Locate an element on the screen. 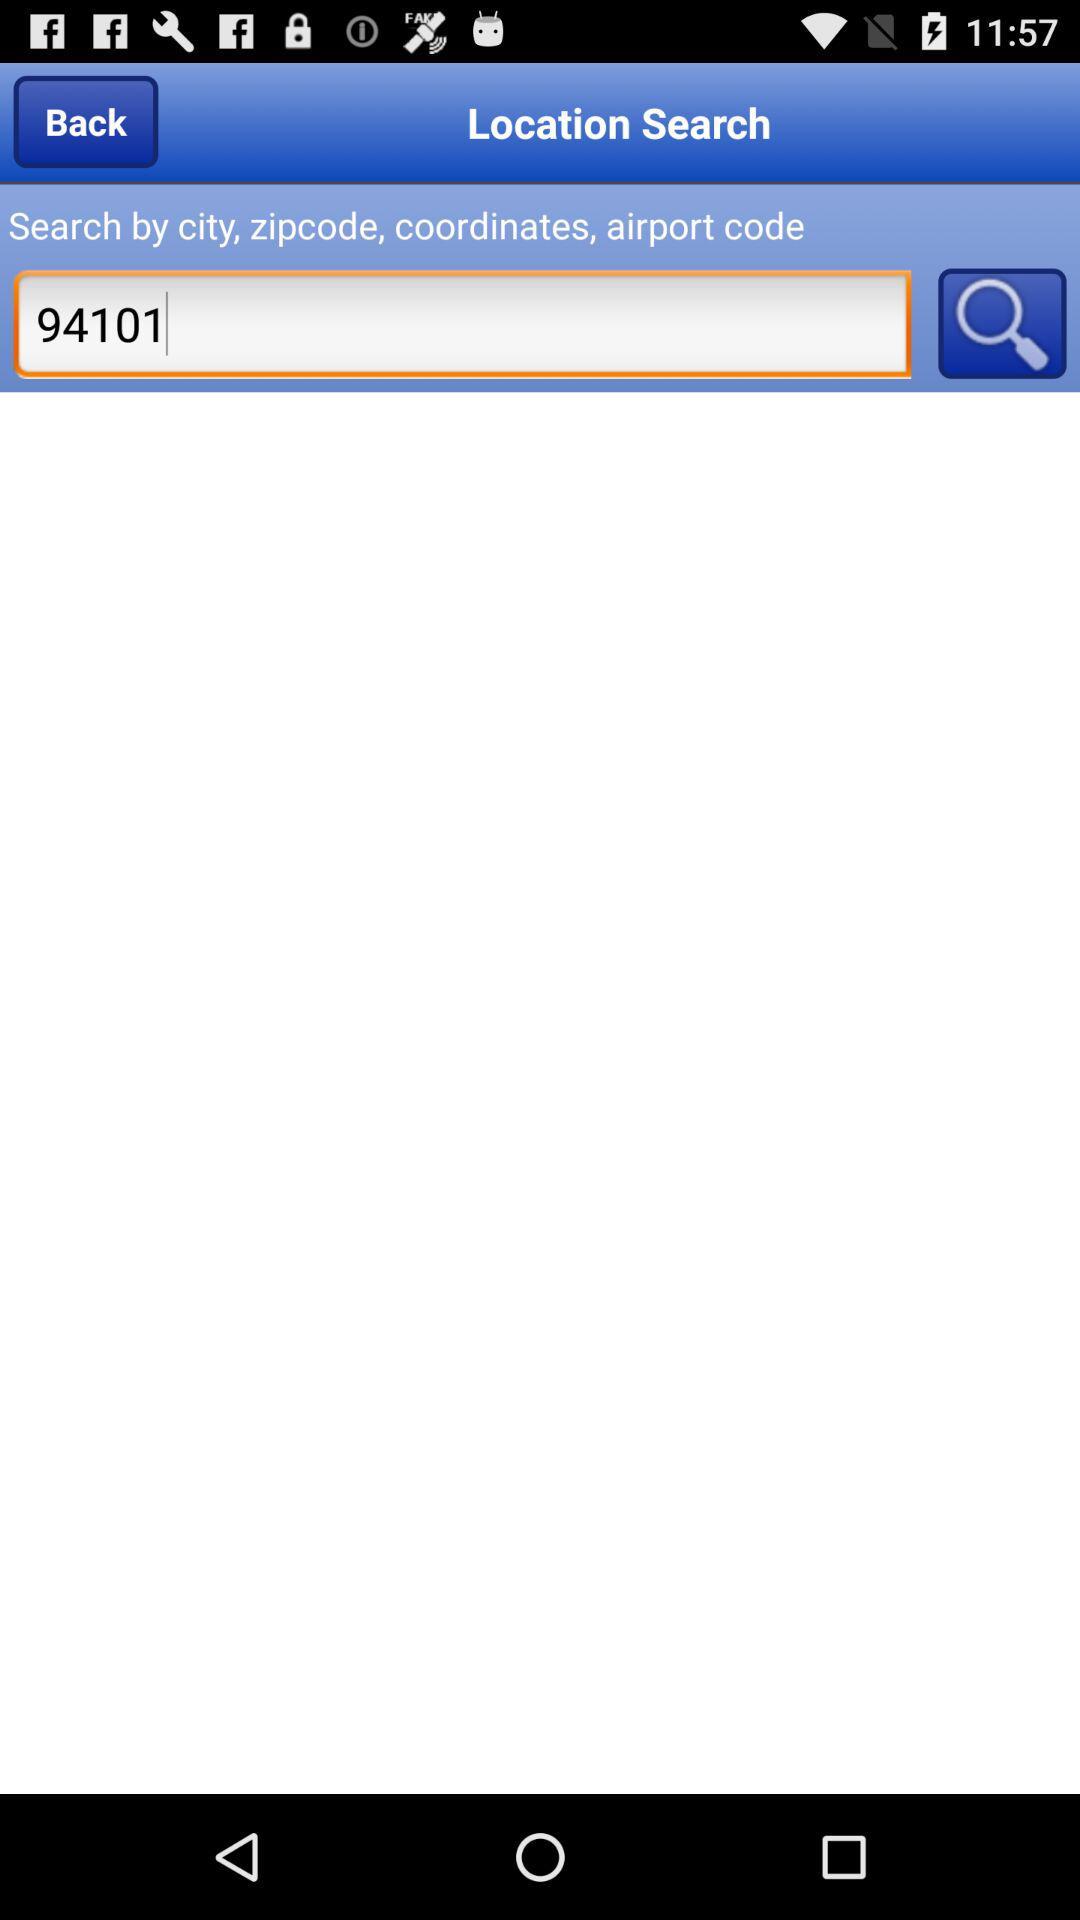 The image size is (1080, 1920). the 94101 icon is located at coordinates (462, 323).